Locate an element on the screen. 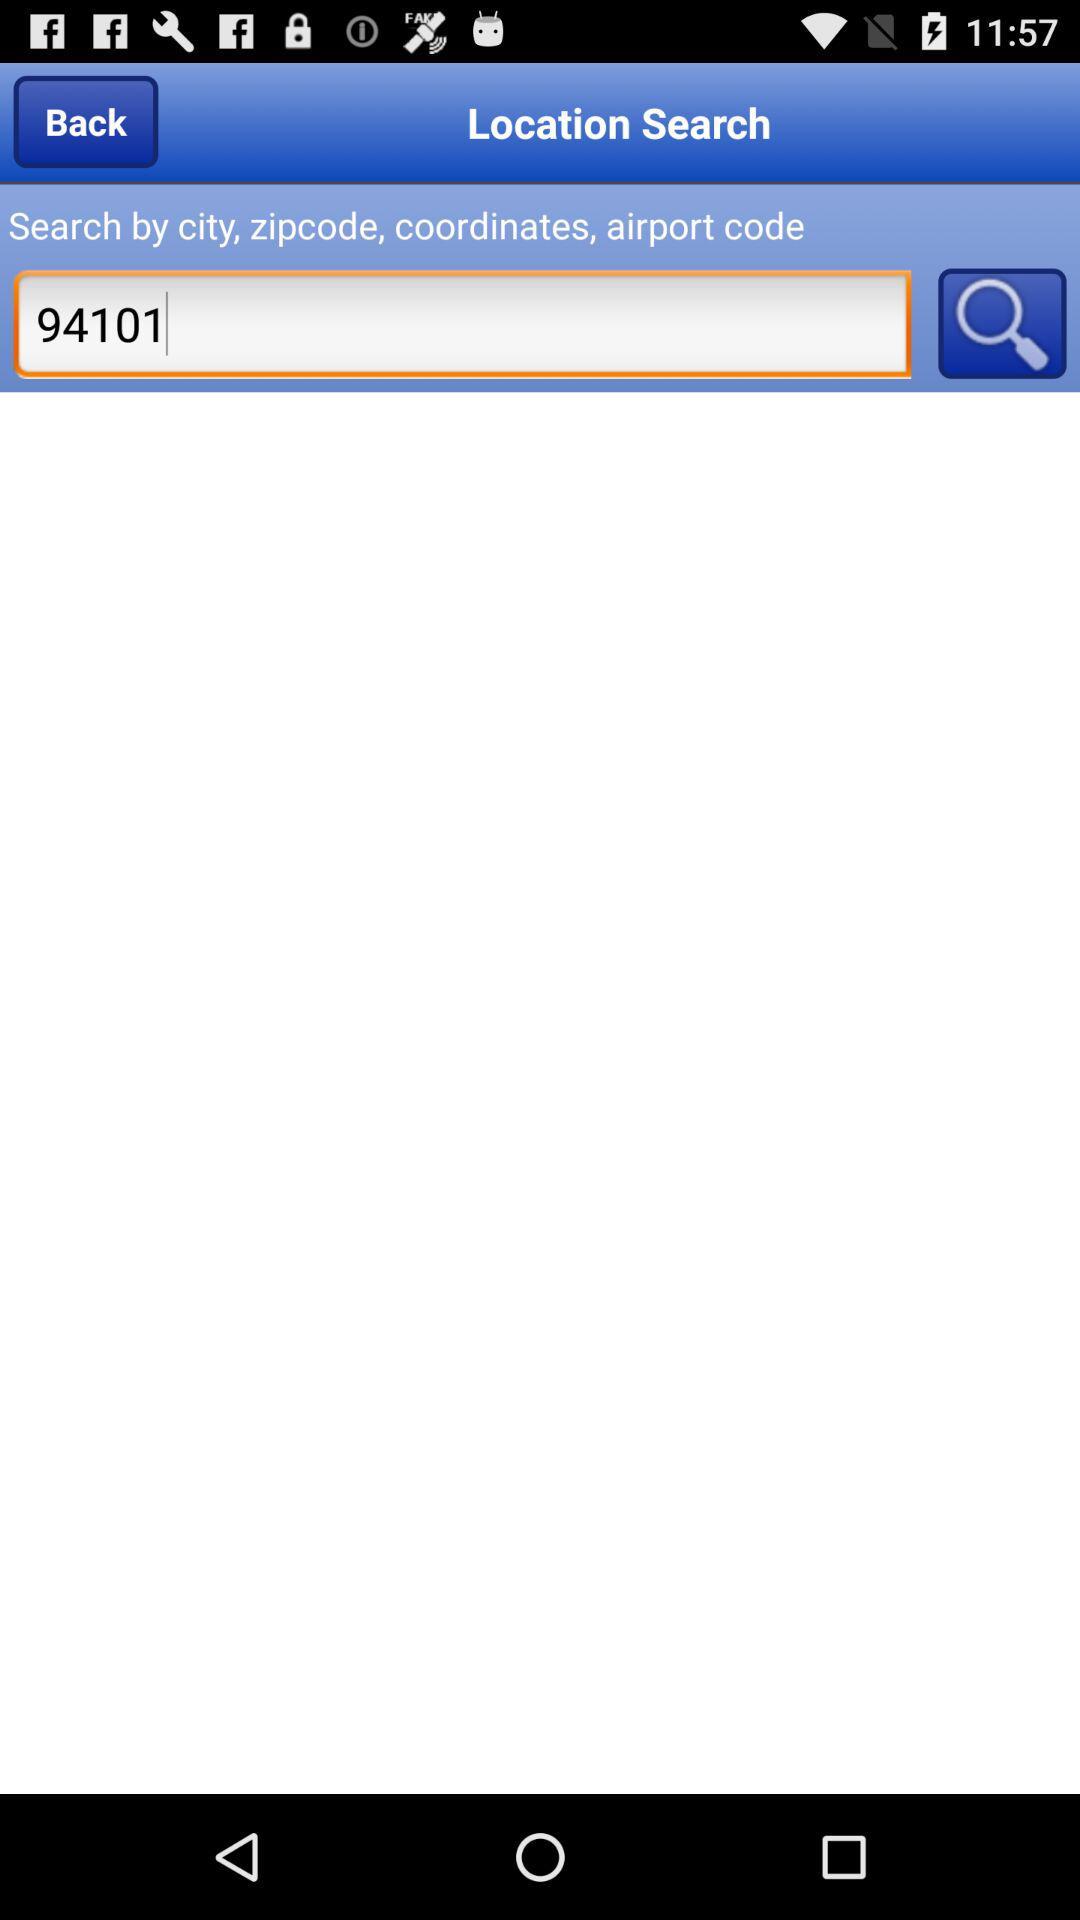 The image size is (1080, 1920). the 94101 icon is located at coordinates (462, 323).